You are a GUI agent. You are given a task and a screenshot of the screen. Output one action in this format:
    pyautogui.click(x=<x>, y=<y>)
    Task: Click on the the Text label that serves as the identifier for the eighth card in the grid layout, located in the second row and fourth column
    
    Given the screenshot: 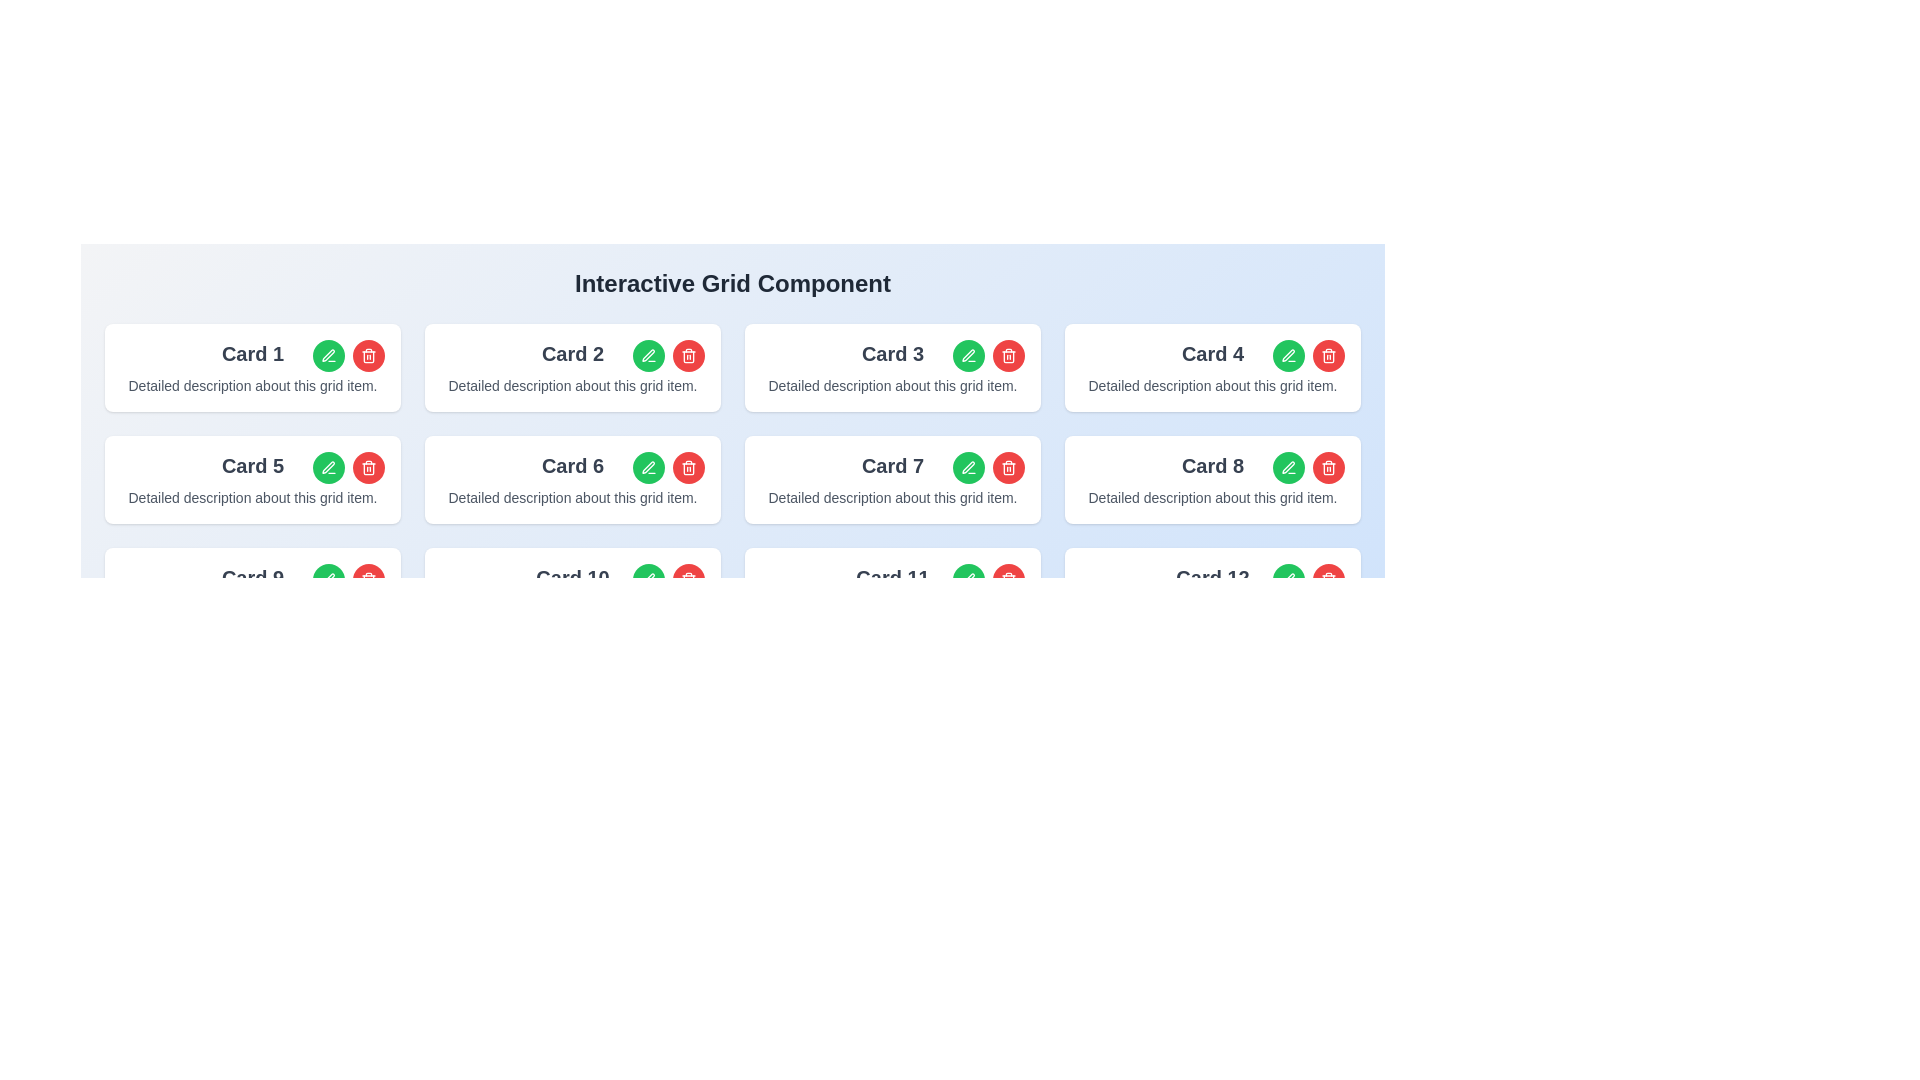 What is the action you would take?
    pyautogui.click(x=1212, y=466)
    